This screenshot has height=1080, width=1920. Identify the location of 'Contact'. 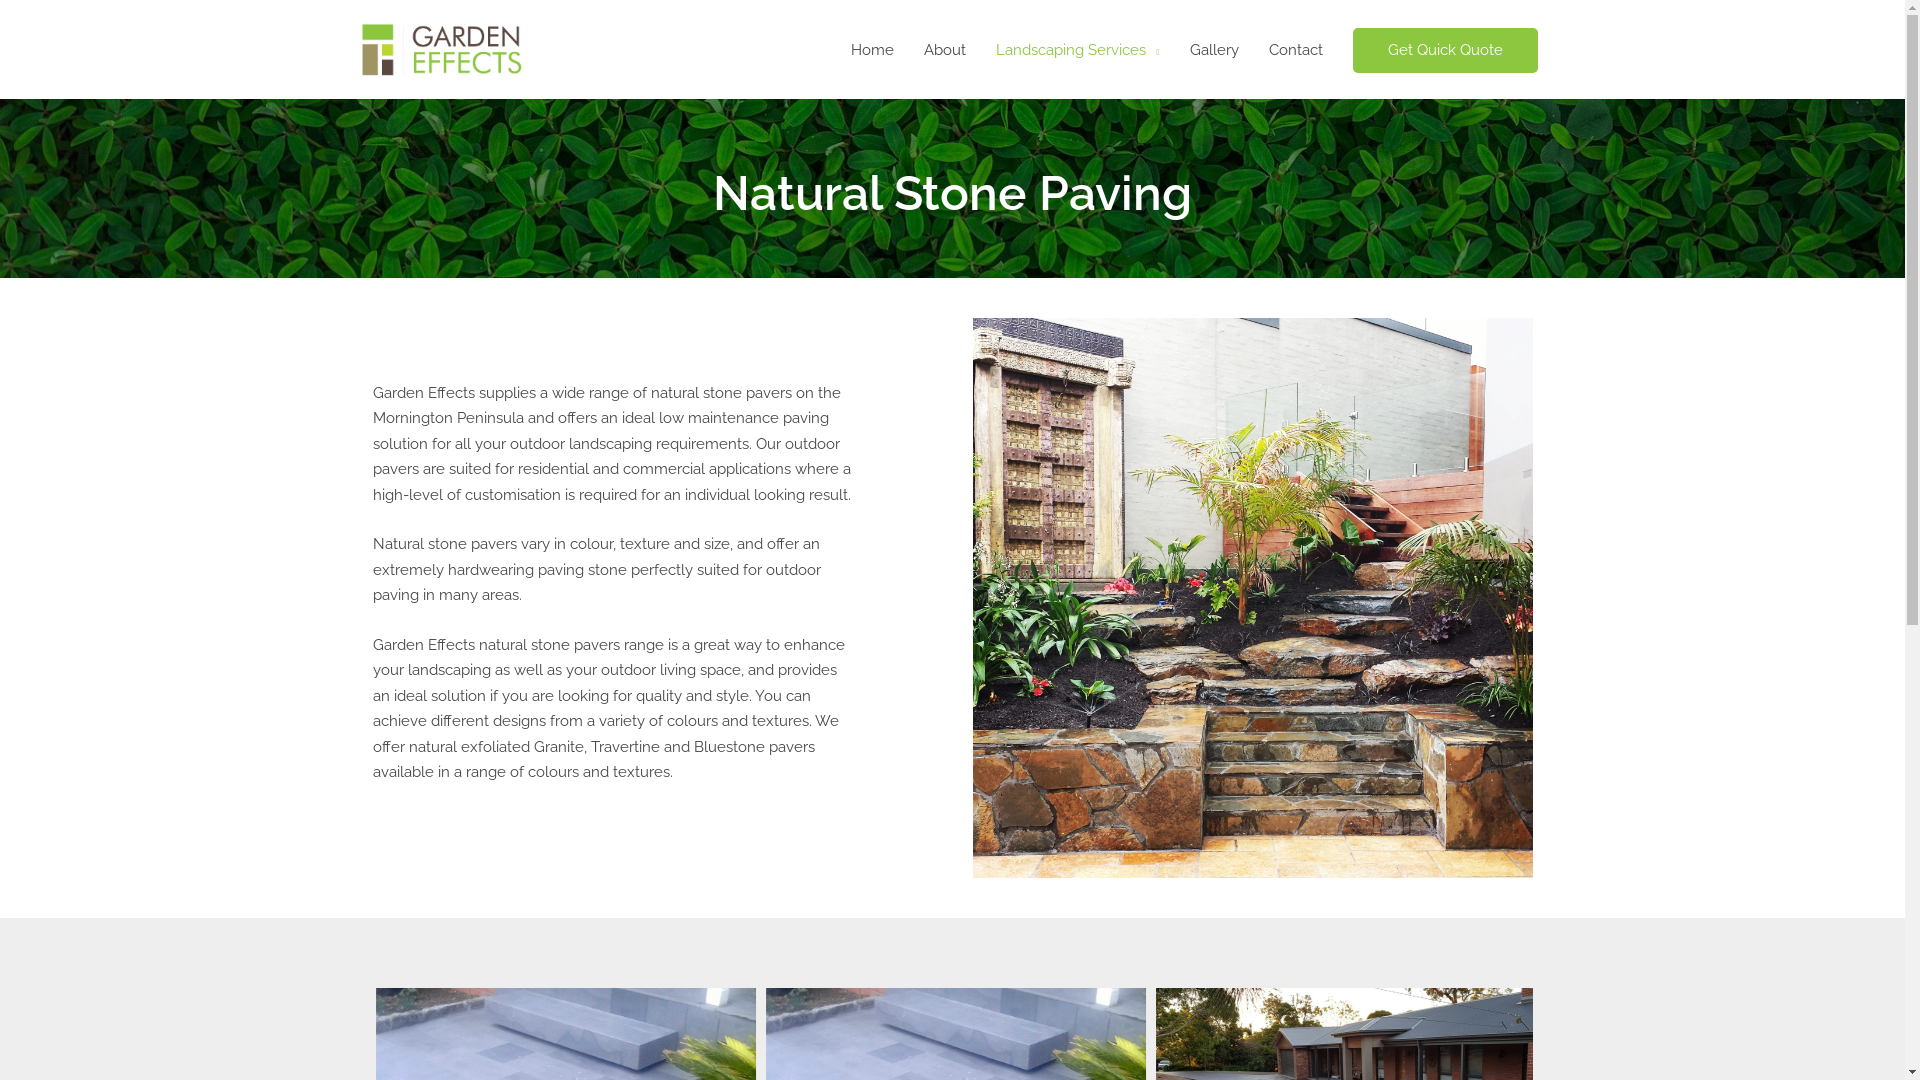
(1296, 49).